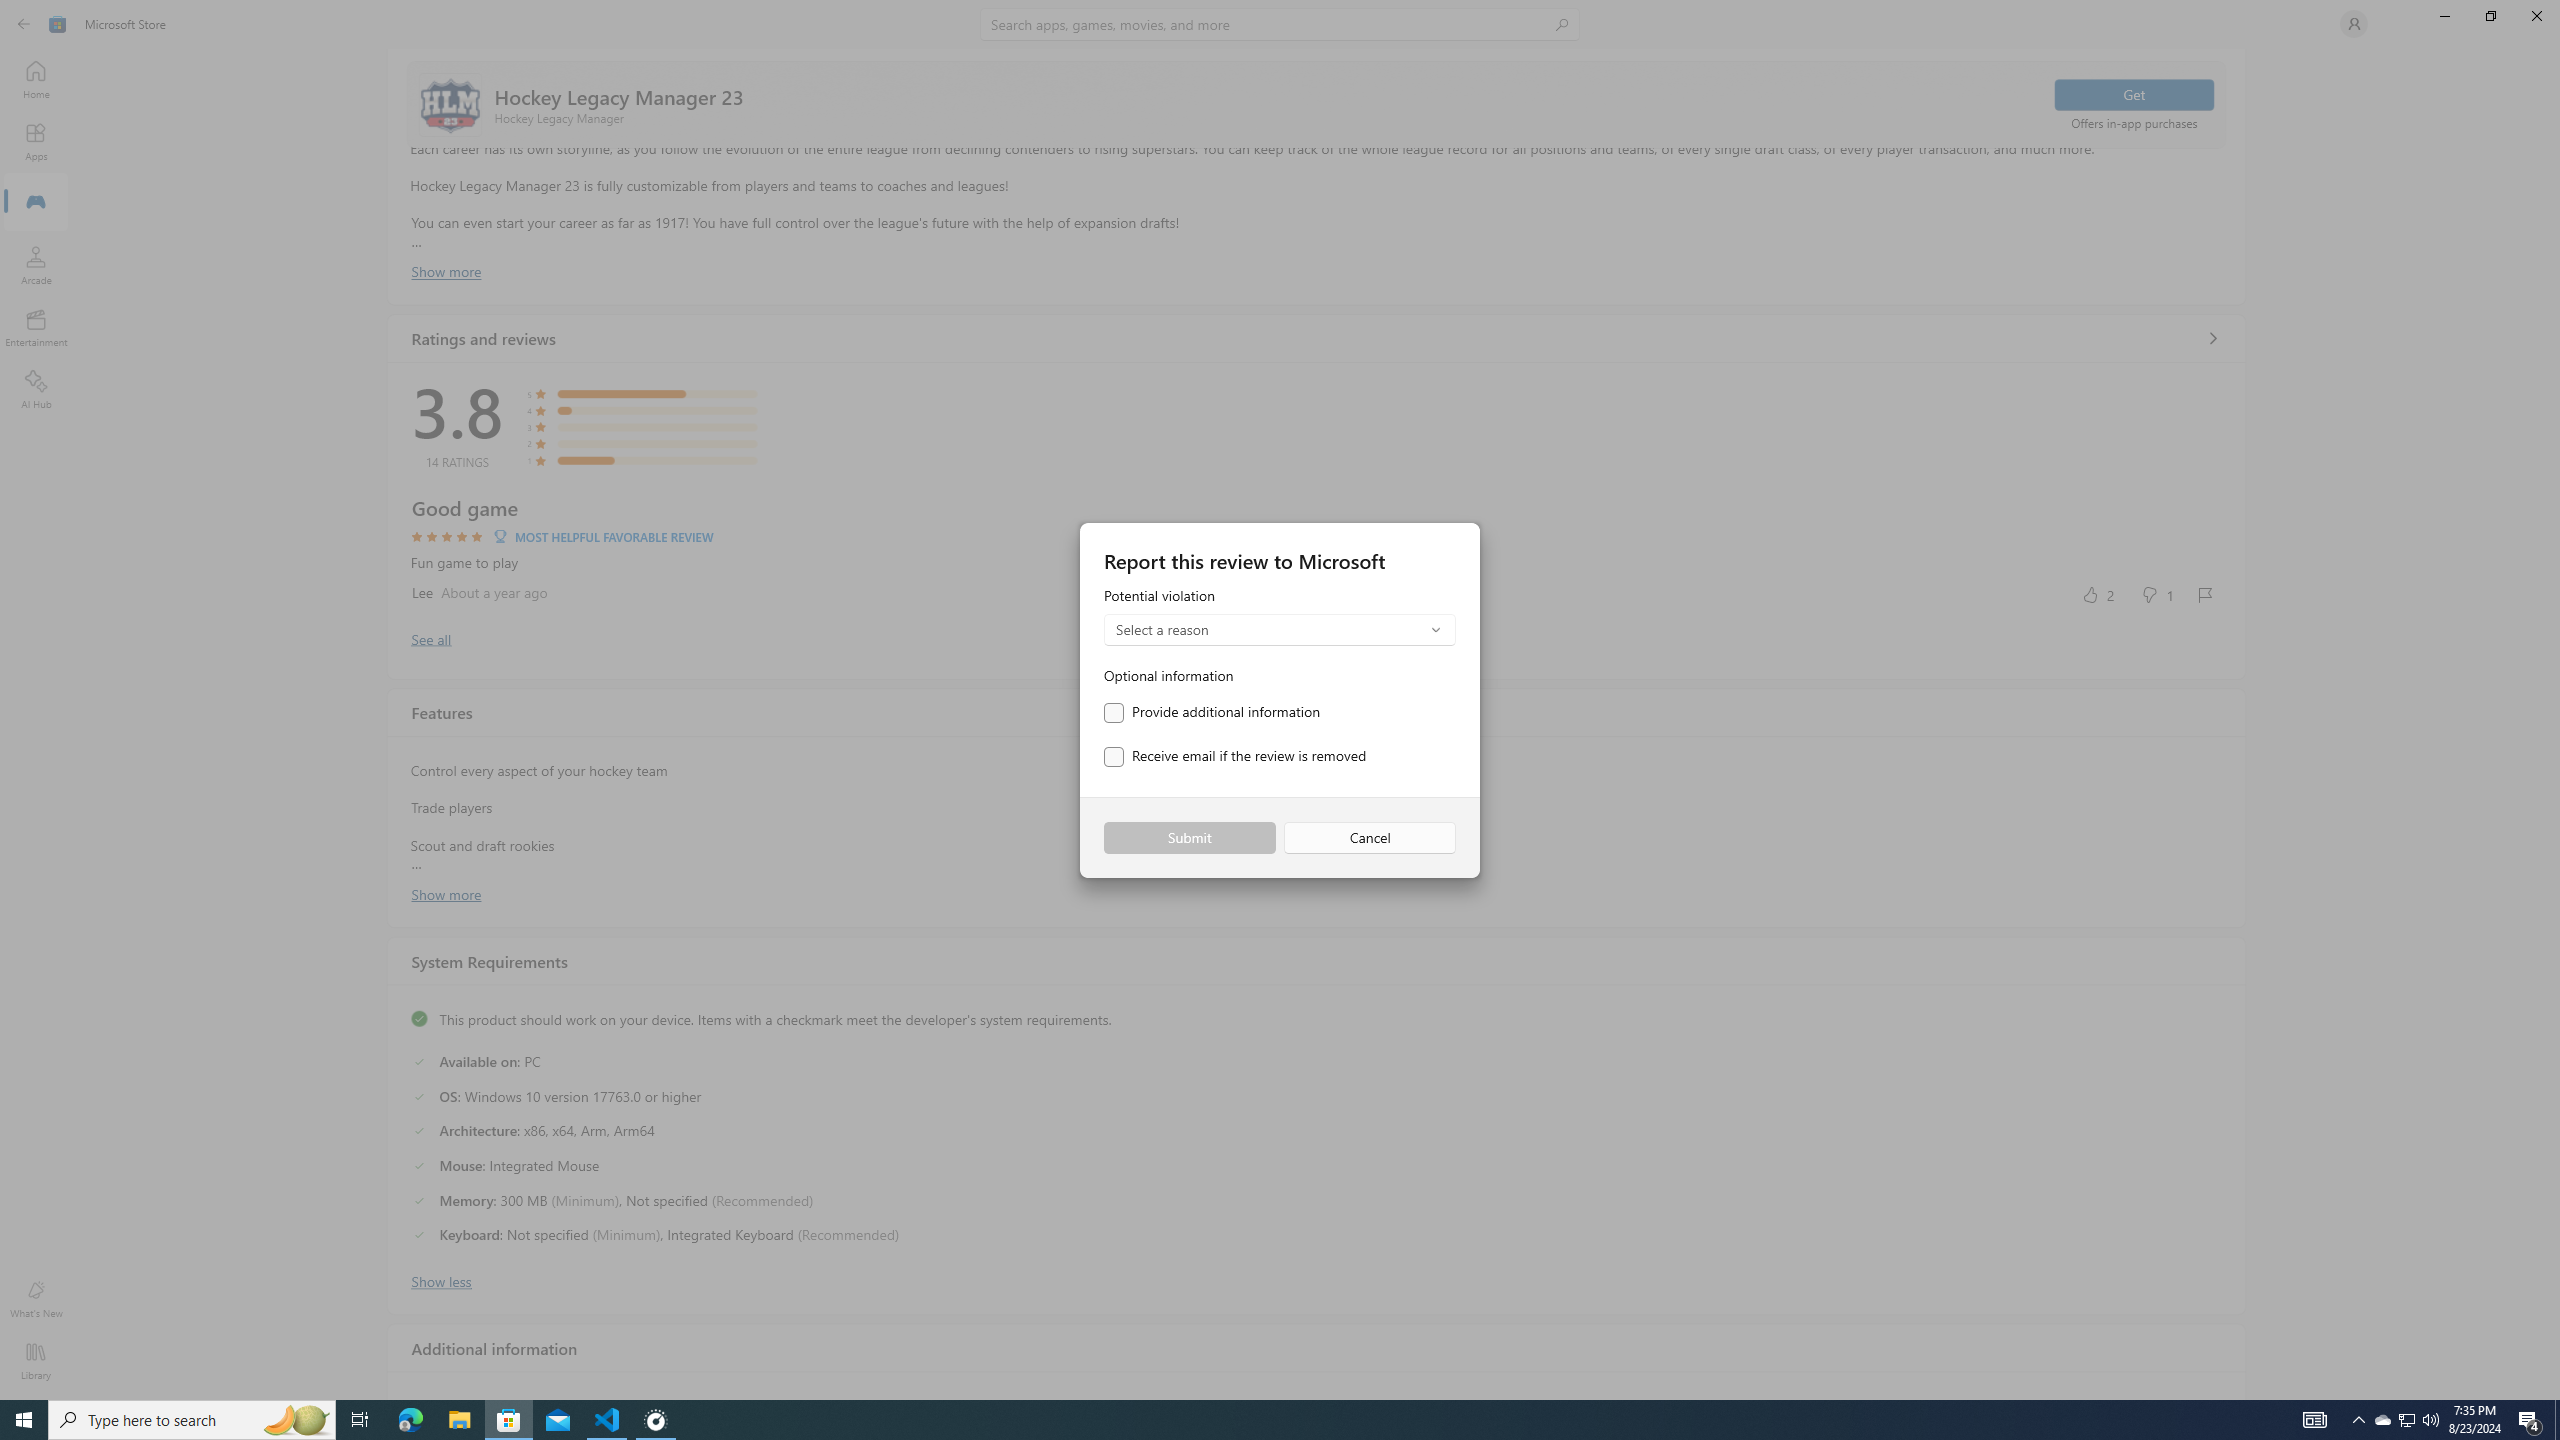  What do you see at coordinates (34, 1360) in the screenshot?
I see `'Library'` at bounding box center [34, 1360].